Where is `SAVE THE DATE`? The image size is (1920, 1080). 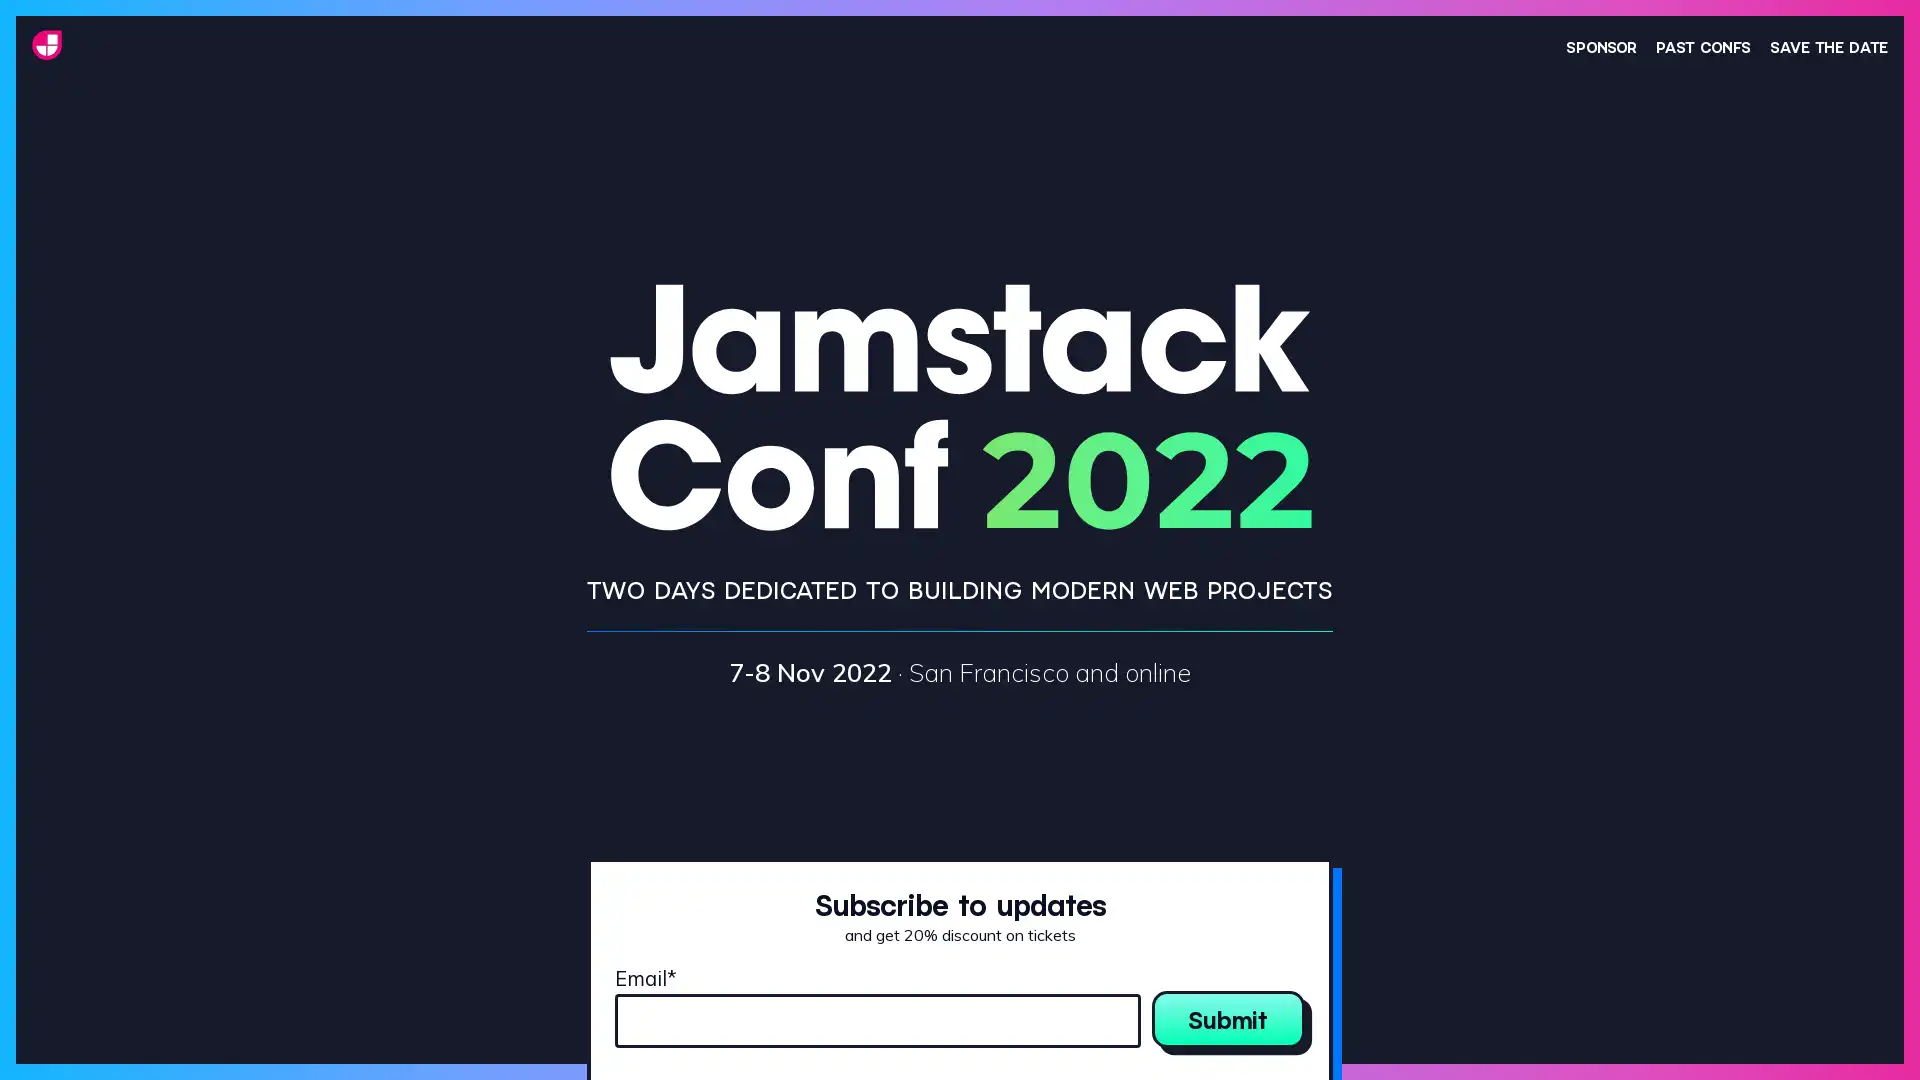 SAVE THE DATE is located at coordinates (1828, 45).